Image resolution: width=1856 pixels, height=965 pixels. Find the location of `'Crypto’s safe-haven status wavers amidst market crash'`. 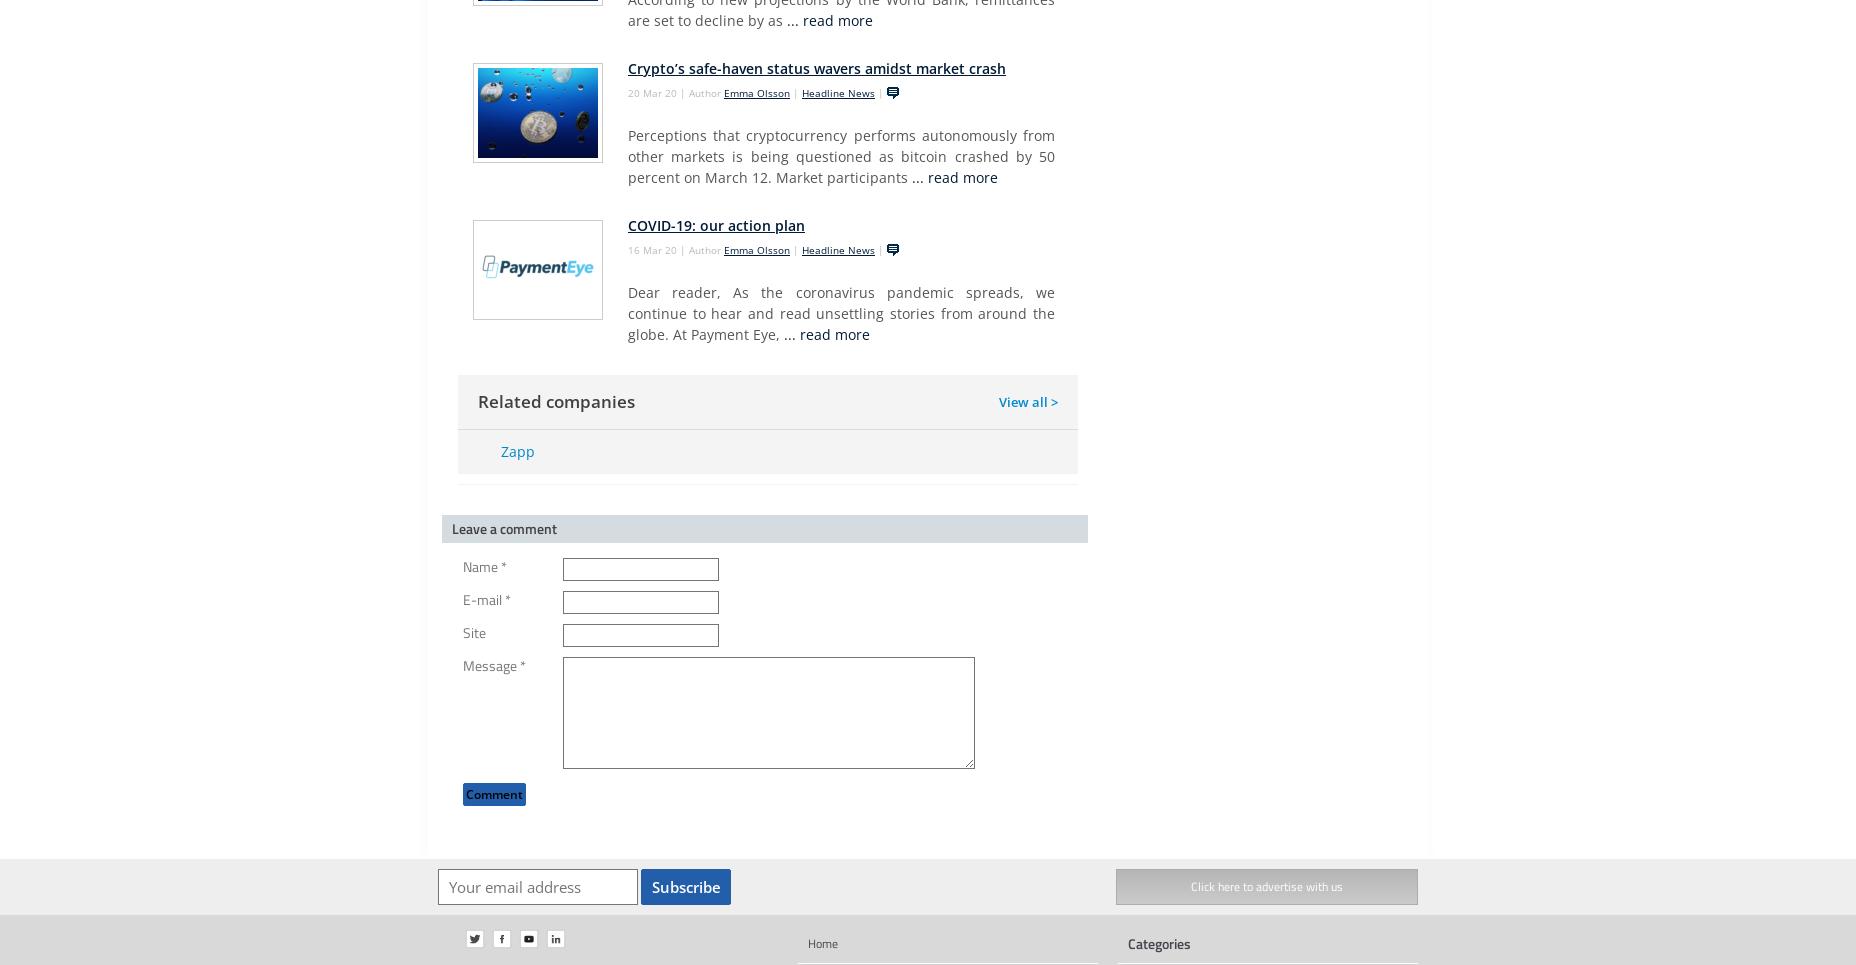

'Crypto’s safe-haven status wavers amidst market crash' is located at coordinates (628, 68).